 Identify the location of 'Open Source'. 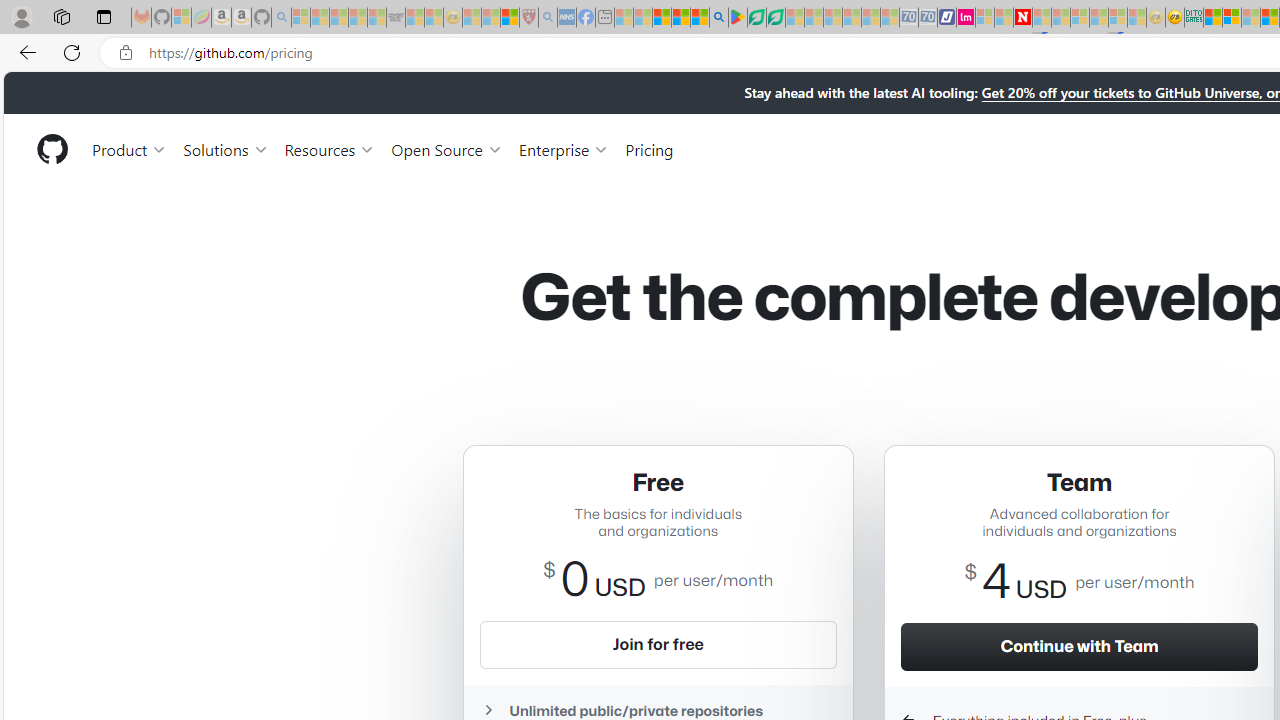
(445, 148).